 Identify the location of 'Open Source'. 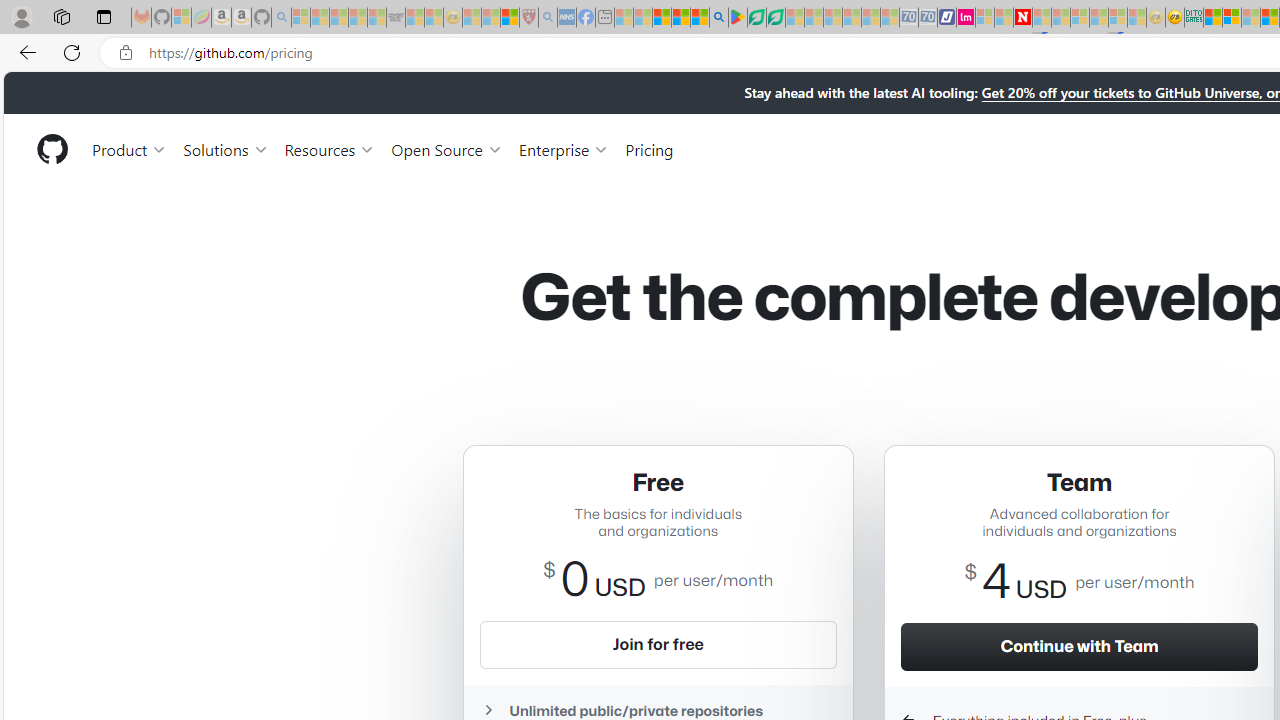
(445, 148).